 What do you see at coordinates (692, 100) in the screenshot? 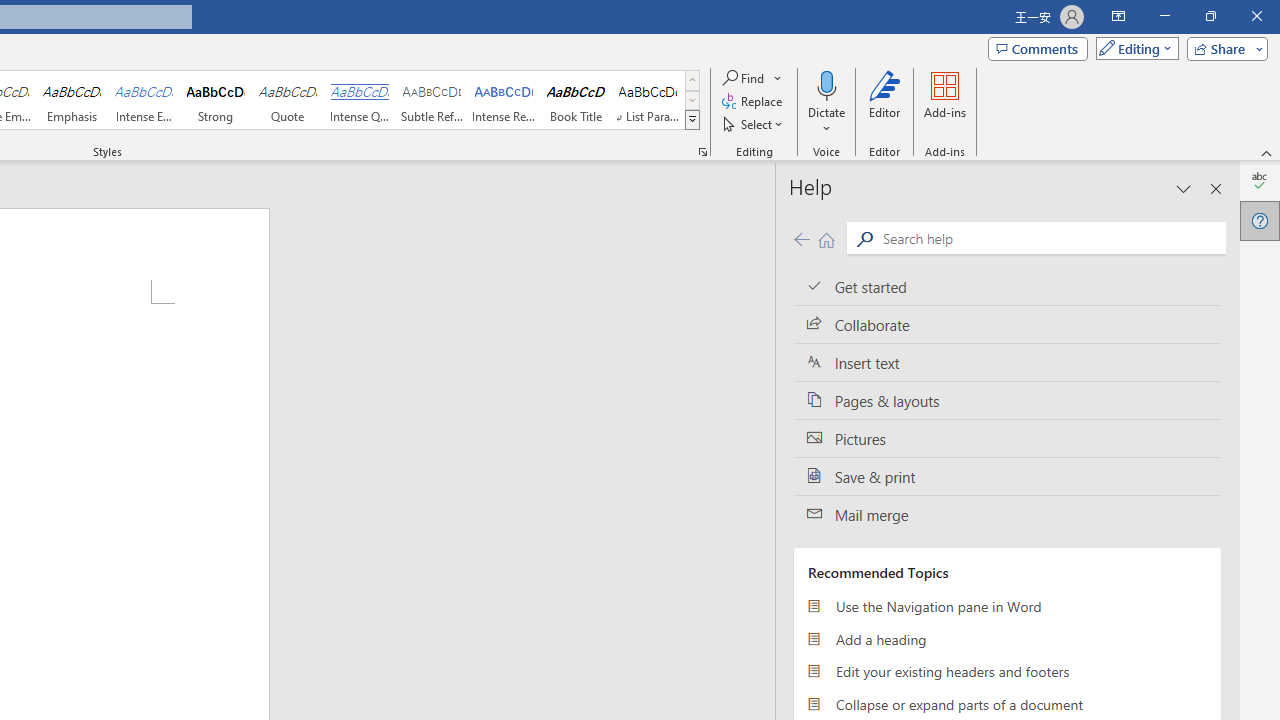
I see `'Row Down'` at bounding box center [692, 100].